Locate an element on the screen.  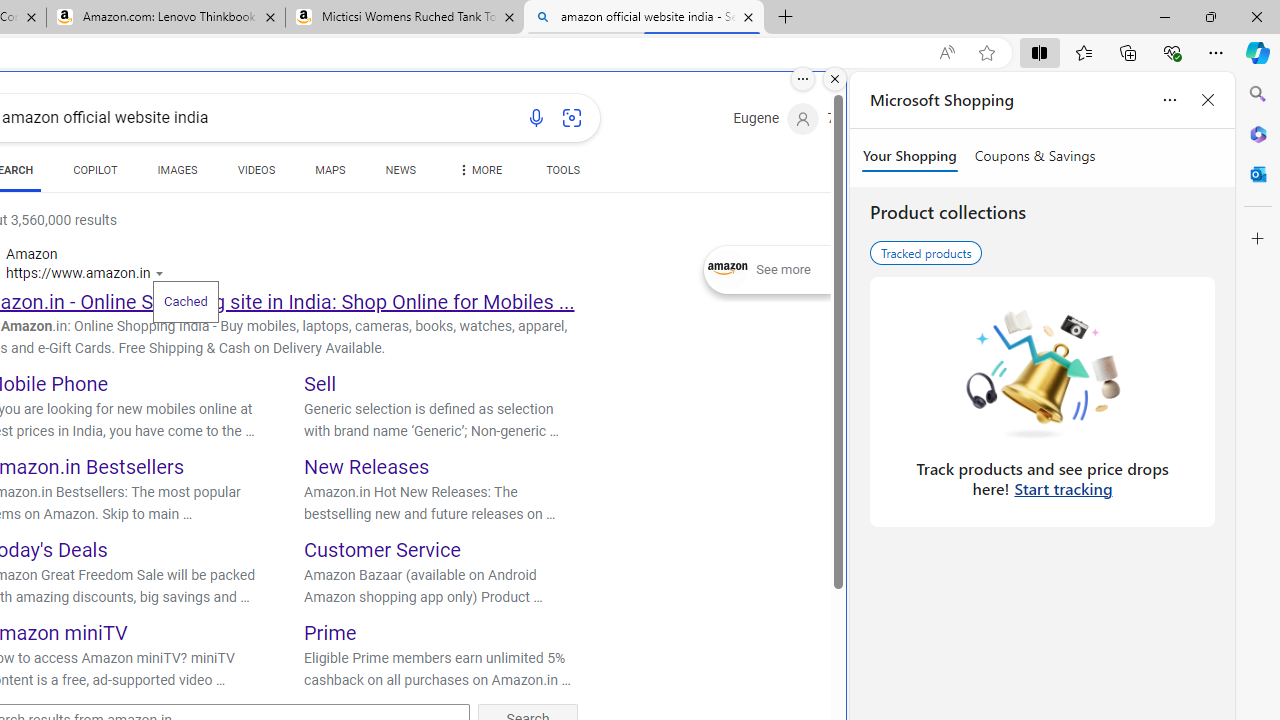
'MAPS' is located at coordinates (330, 170).